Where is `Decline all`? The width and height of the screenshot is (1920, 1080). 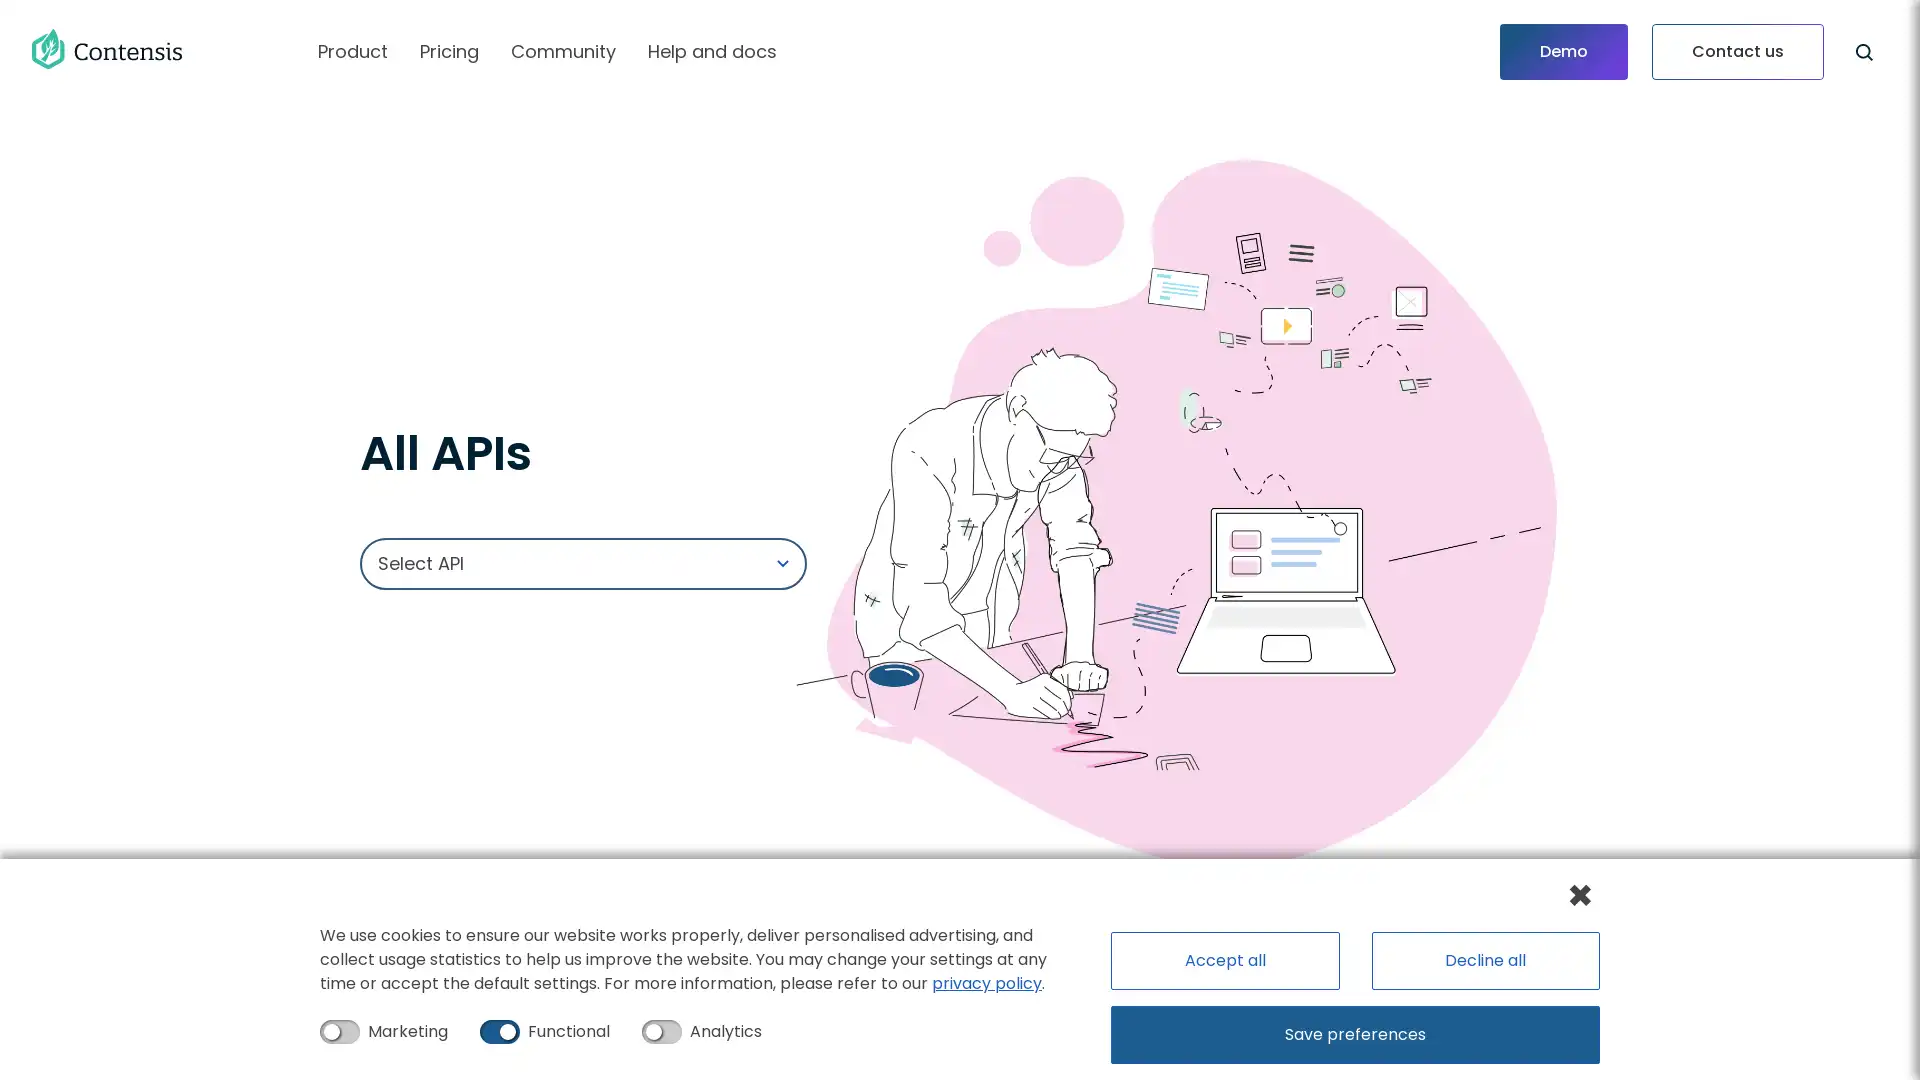 Decline all is located at coordinates (1484, 959).